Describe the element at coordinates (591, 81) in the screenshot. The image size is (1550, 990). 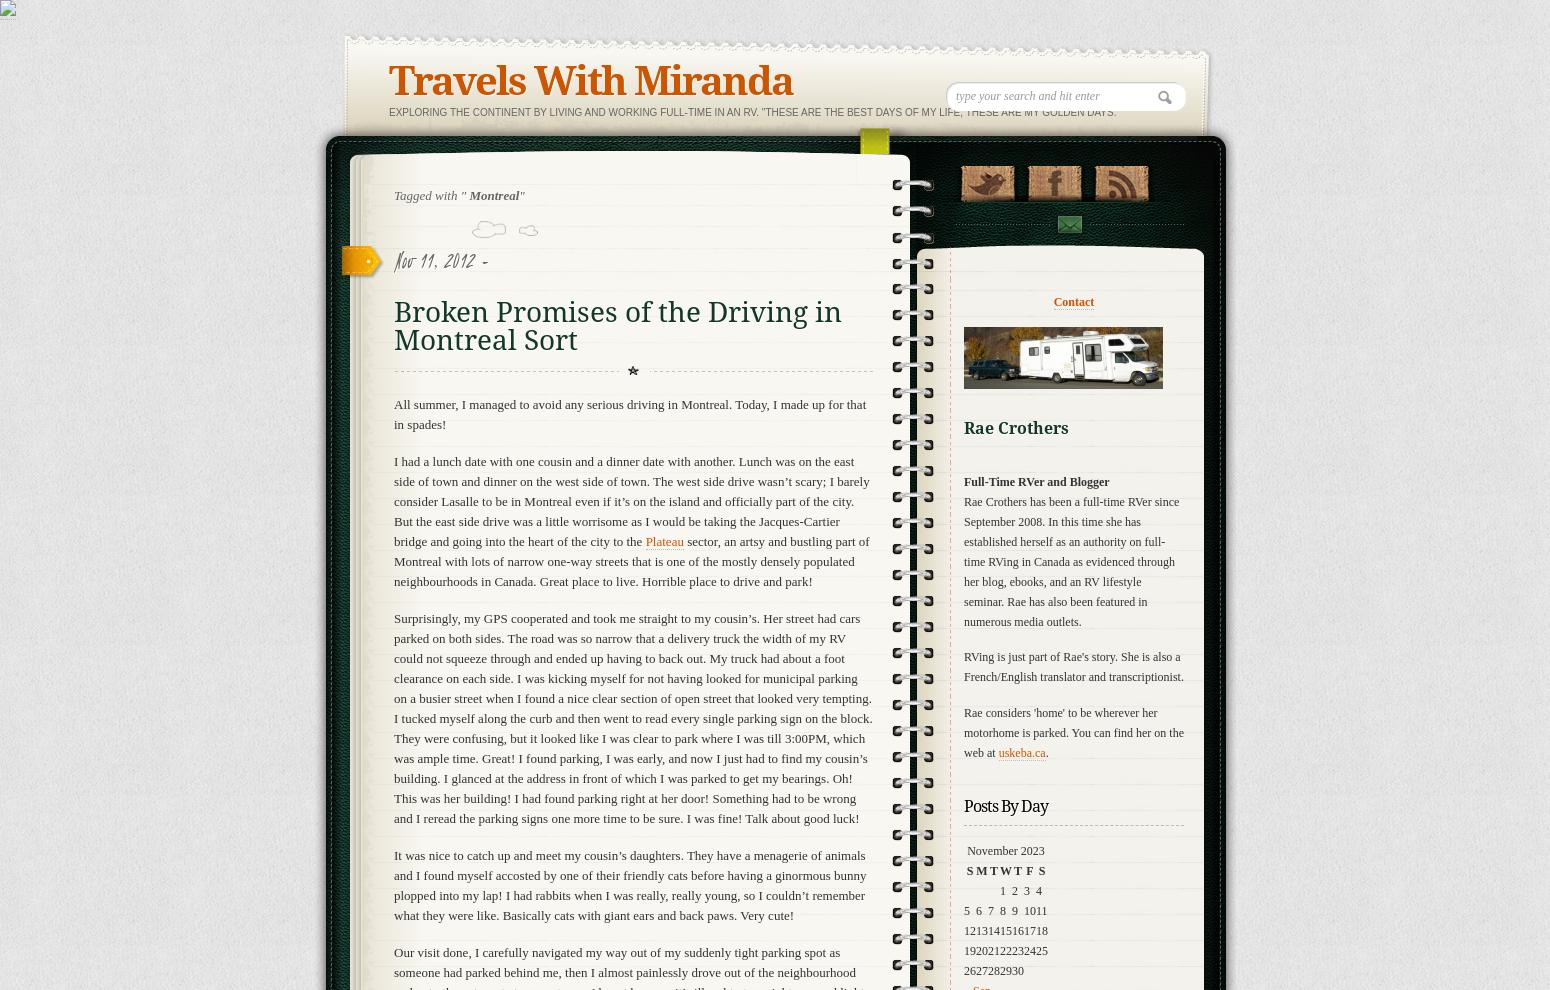
I see `'Travels With Miranda'` at that location.